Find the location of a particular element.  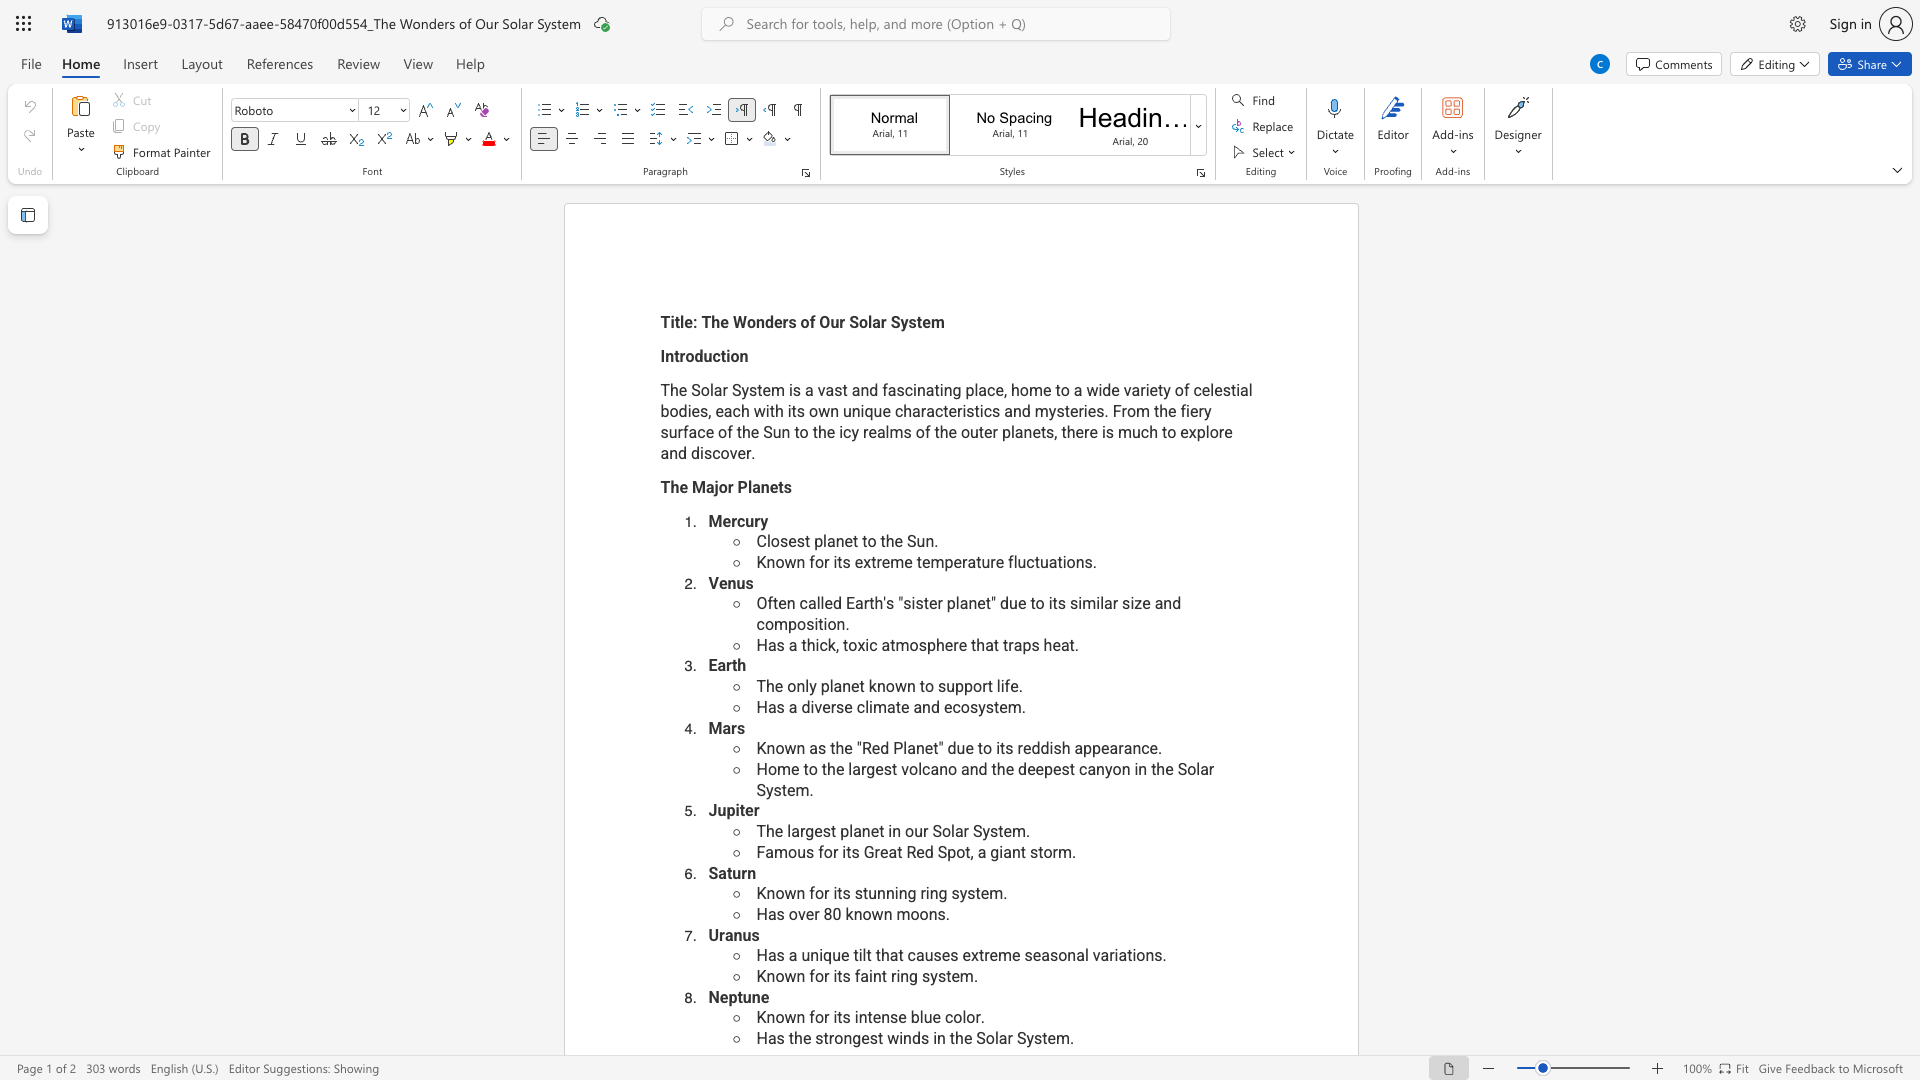

the subset text "Know" within the text "Known for its intense blue color." is located at coordinates (755, 1017).